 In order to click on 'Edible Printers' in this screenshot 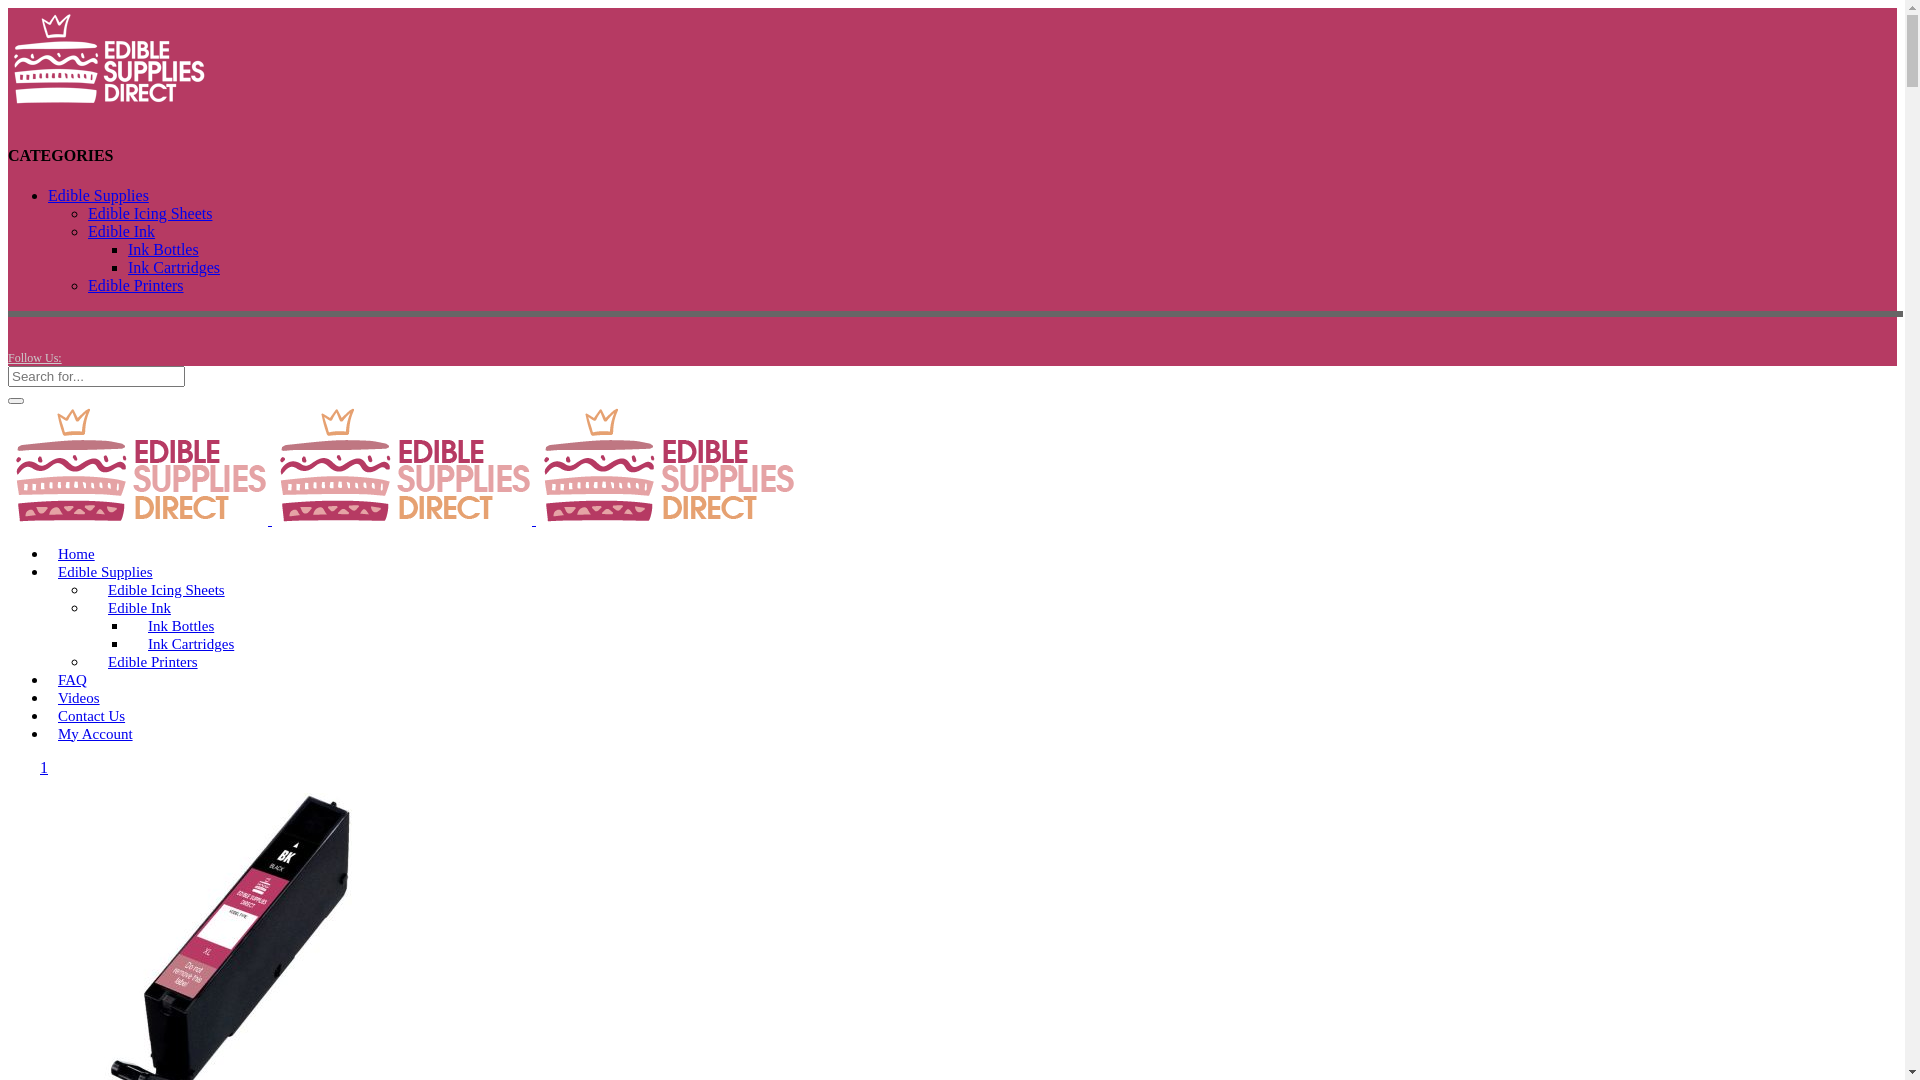, I will do `click(152, 662)`.